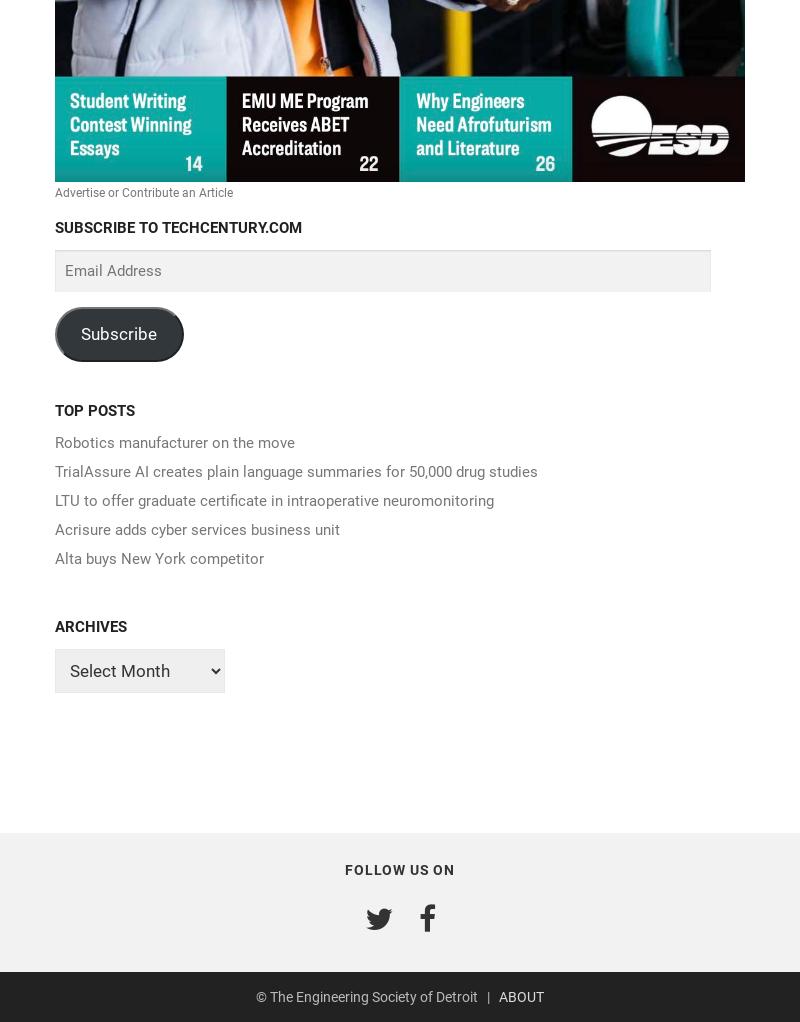  Describe the element at coordinates (376, 996) in the screenshot. I see `'© The Engineering Society of Detroit   |'` at that location.